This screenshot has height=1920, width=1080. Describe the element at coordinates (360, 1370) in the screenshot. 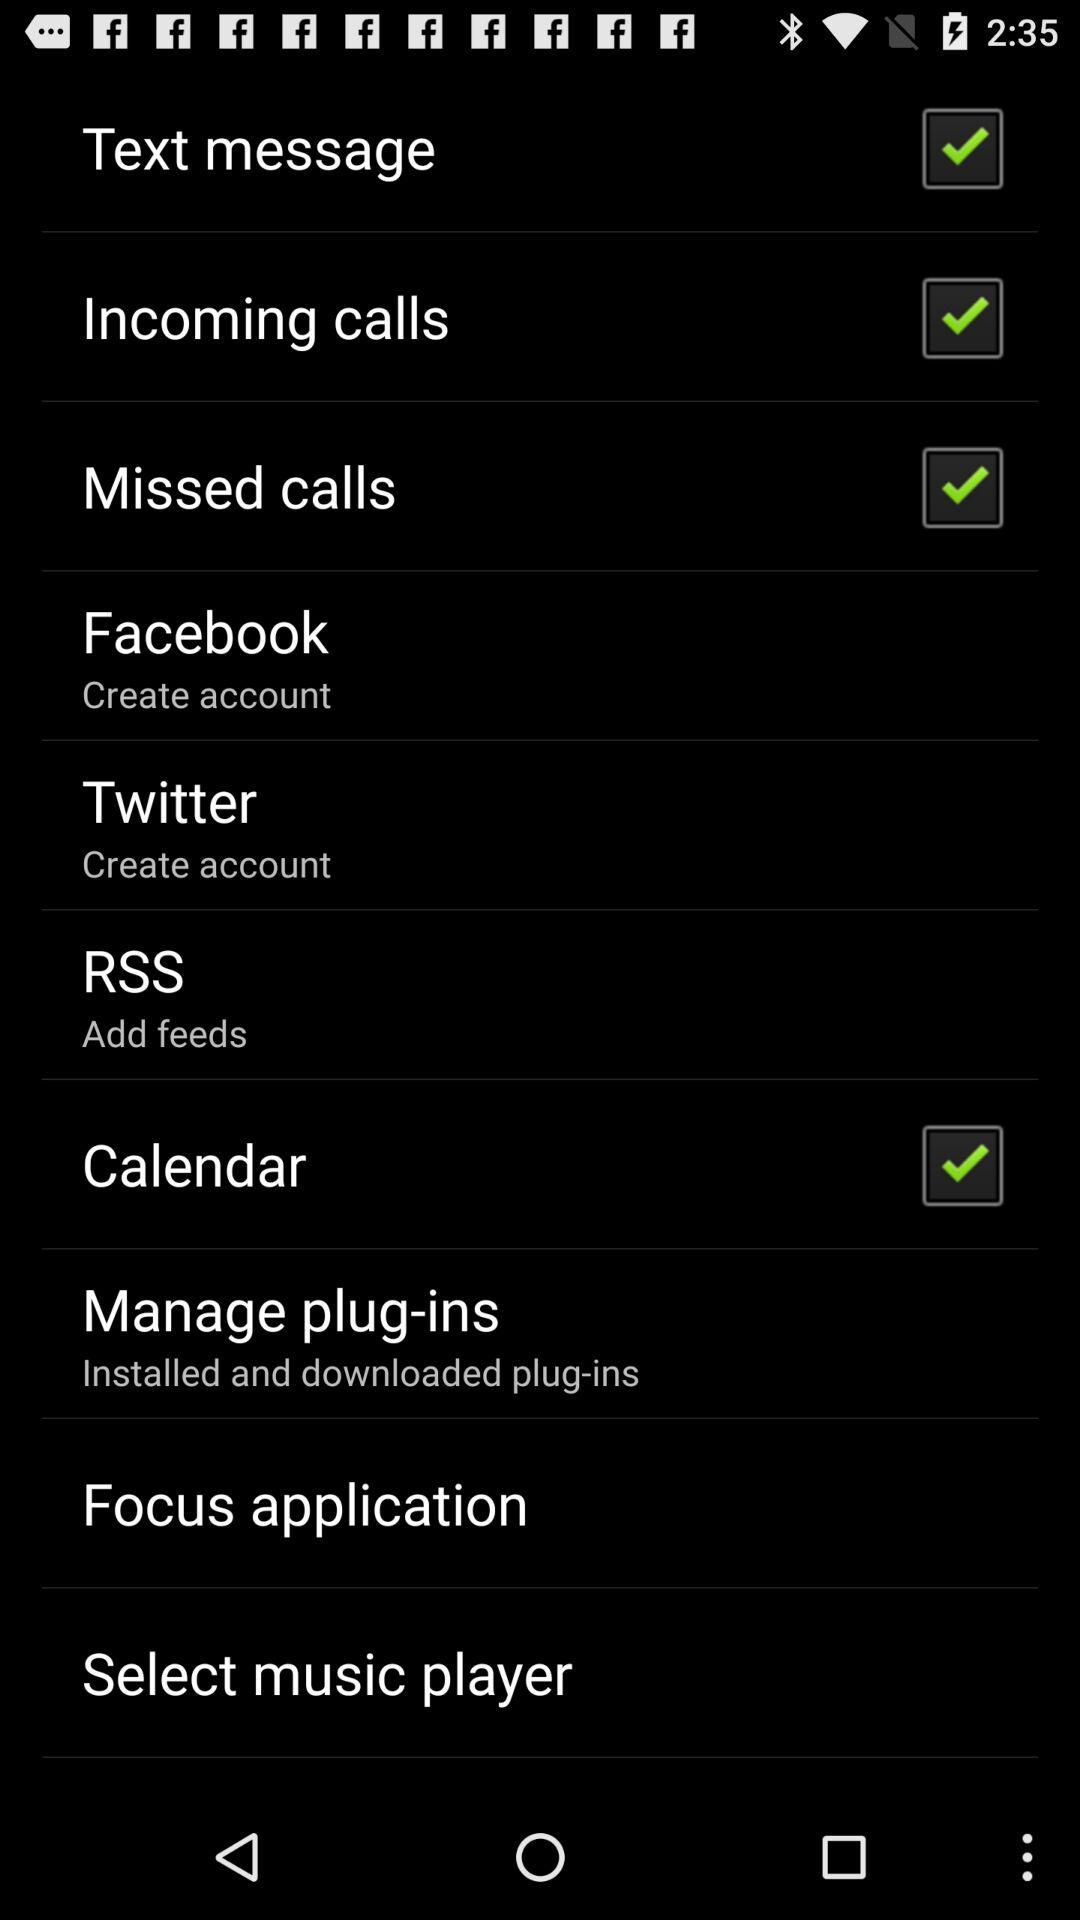

I see `the item at the bottom` at that location.